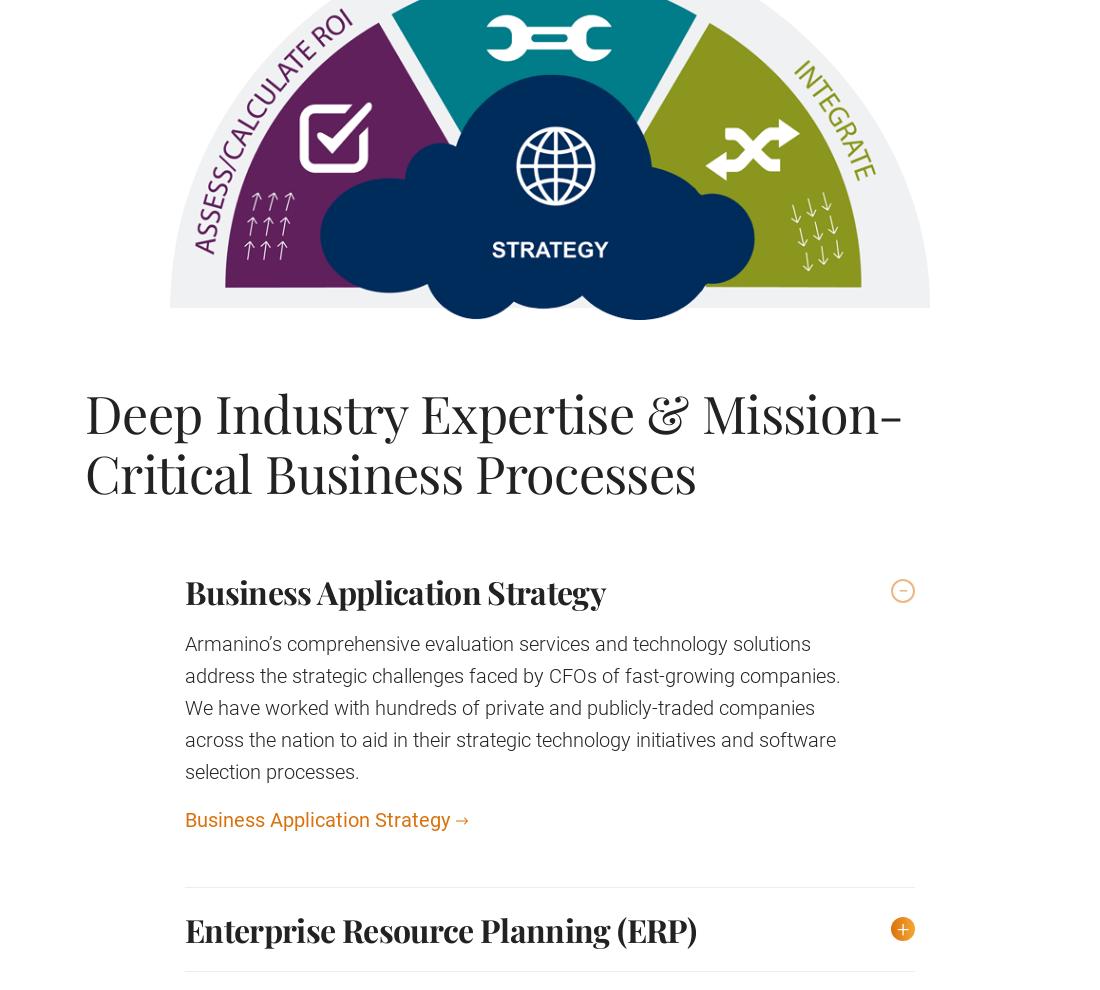 This screenshot has height=990, width=1100. I want to click on 'Privacy Policy', so click(584, 476).